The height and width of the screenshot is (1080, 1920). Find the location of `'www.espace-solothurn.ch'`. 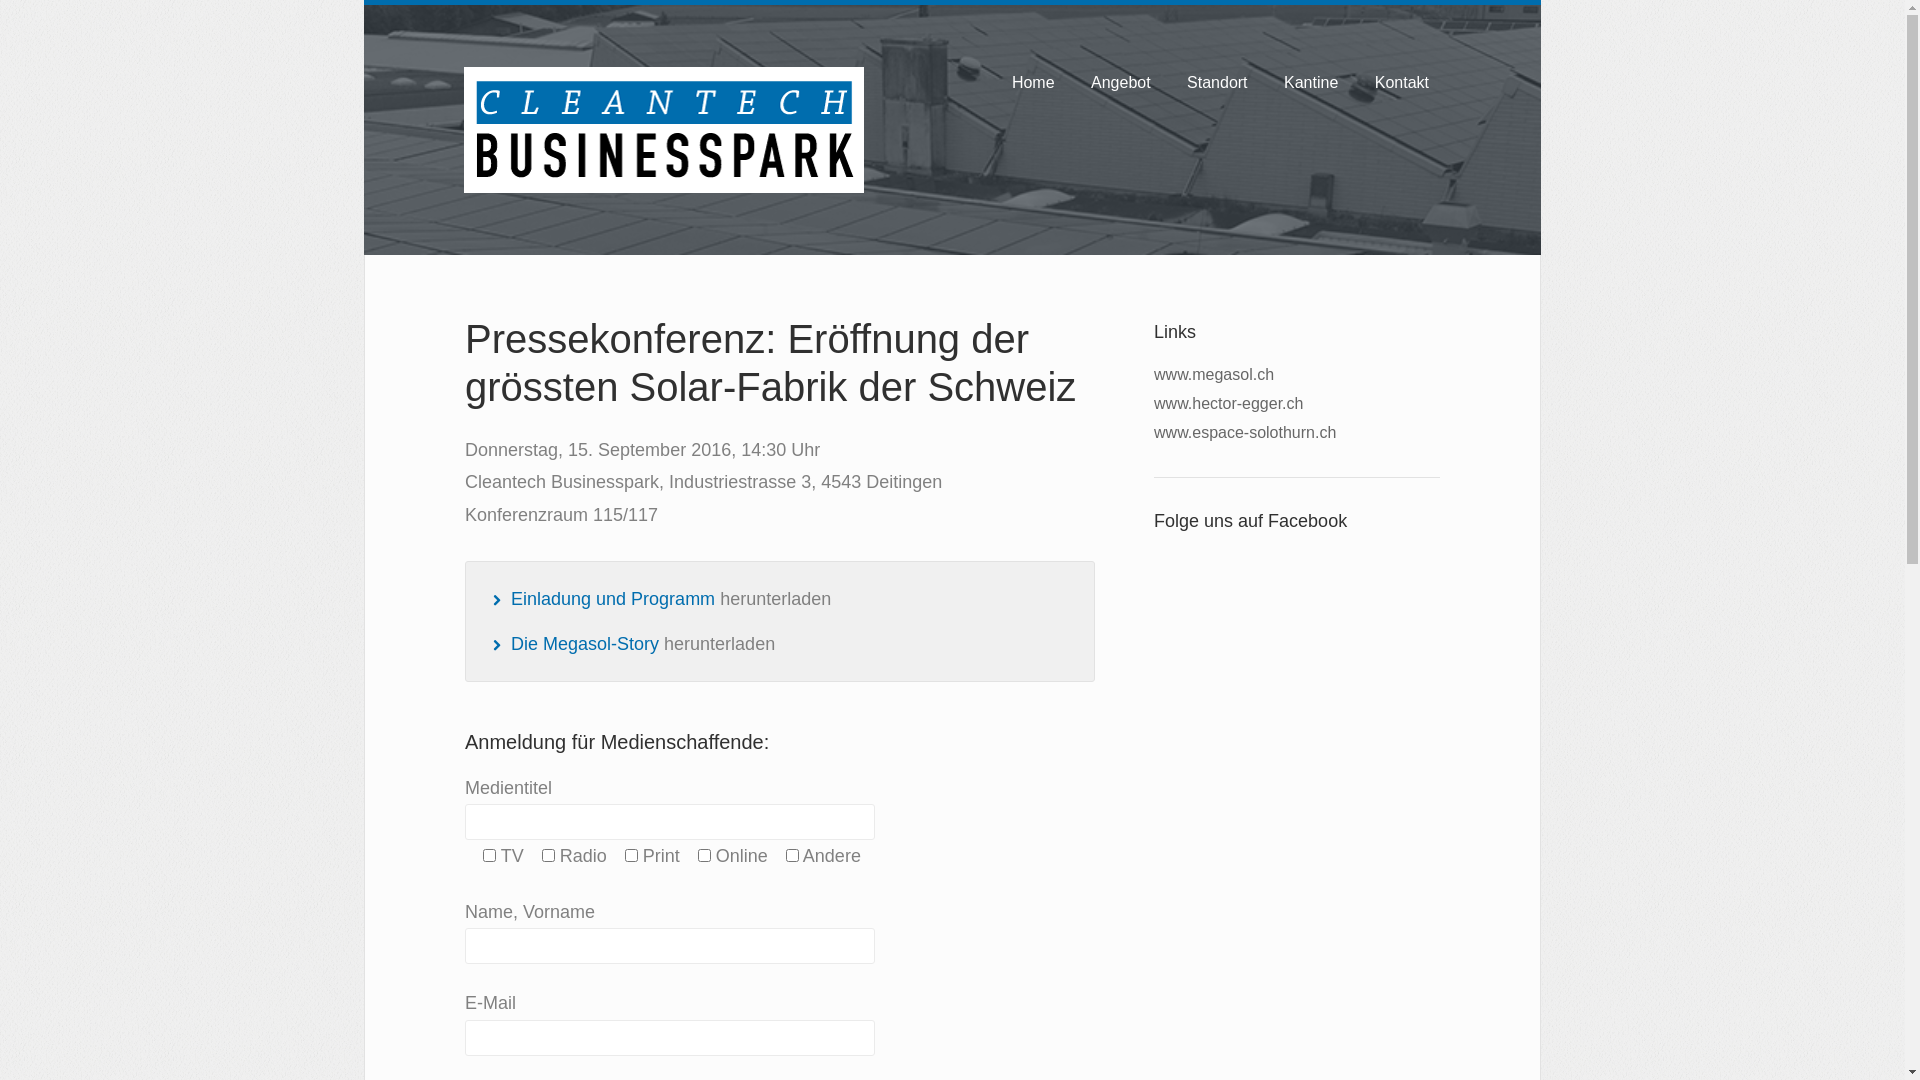

'www.espace-solothurn.ch' is located at coordinates (1243, 431).